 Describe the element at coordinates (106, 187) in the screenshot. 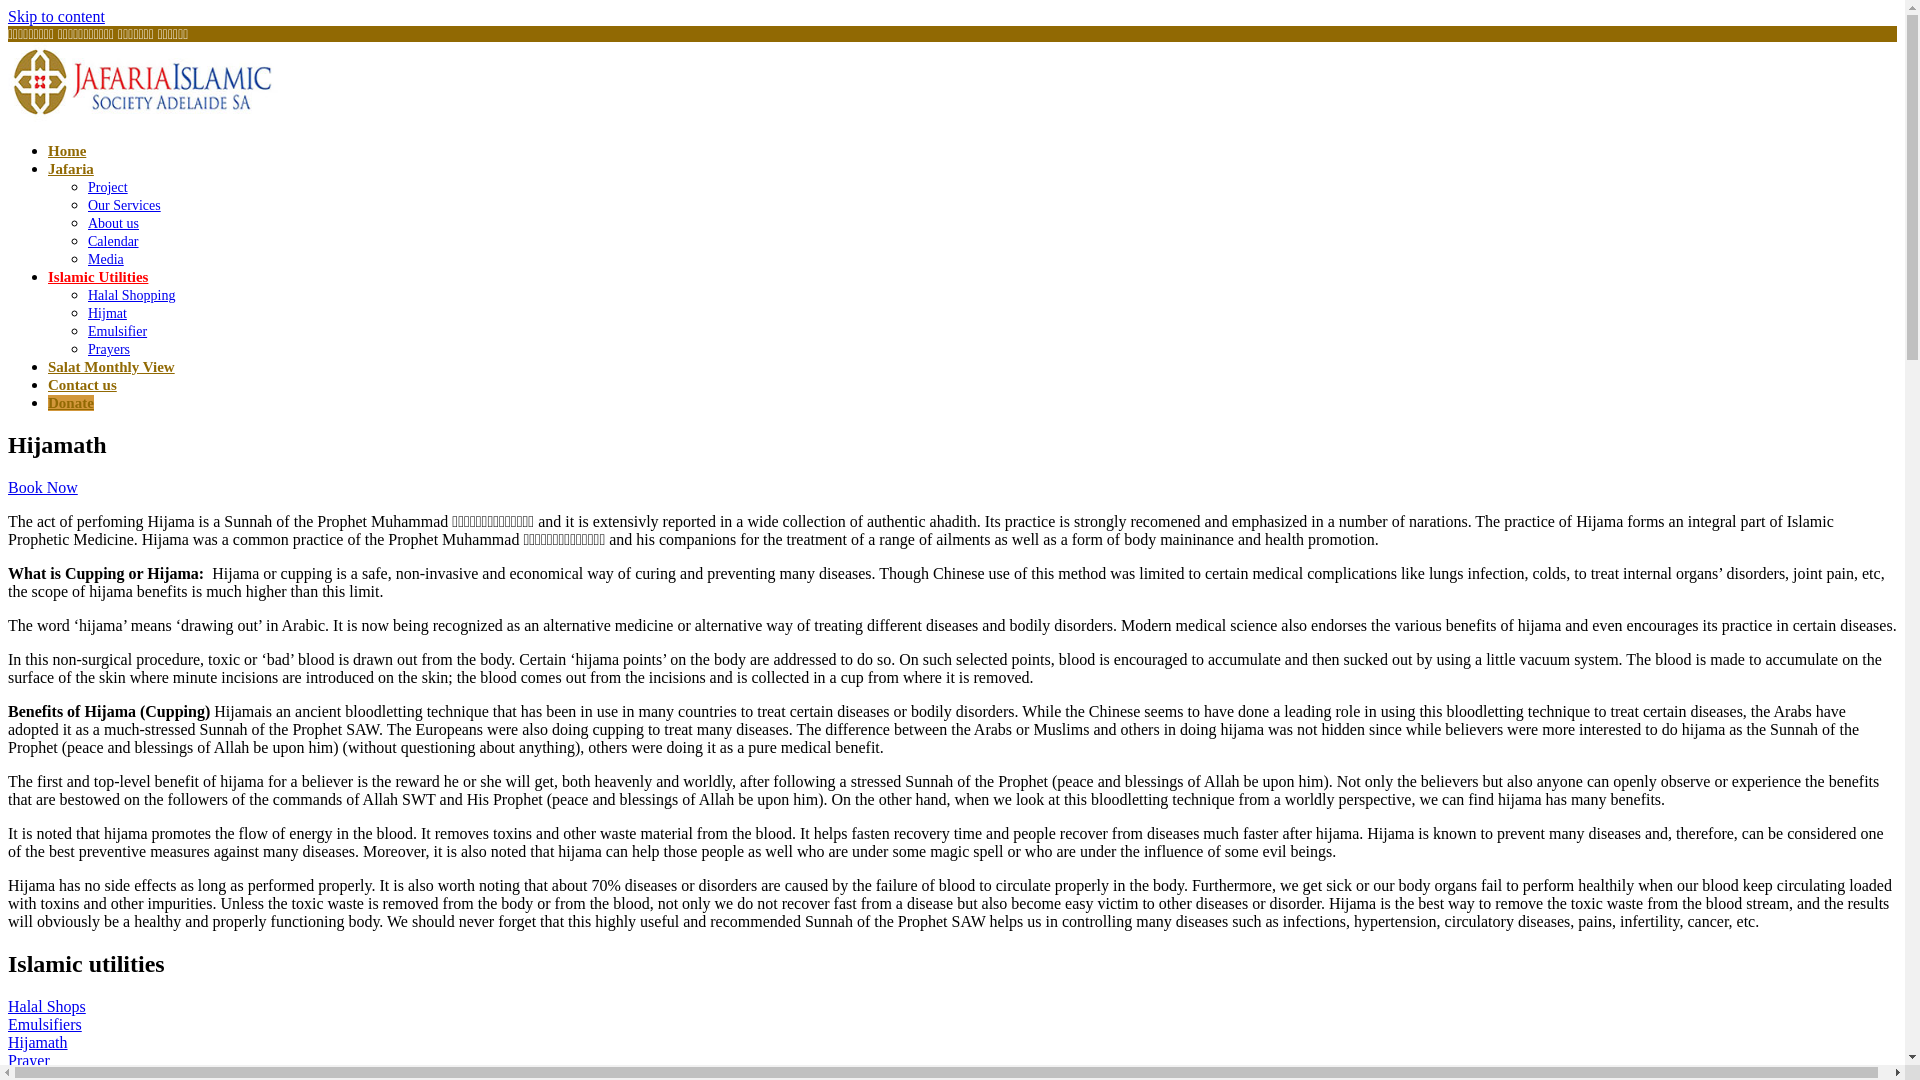

I see `'Project'` at that location.